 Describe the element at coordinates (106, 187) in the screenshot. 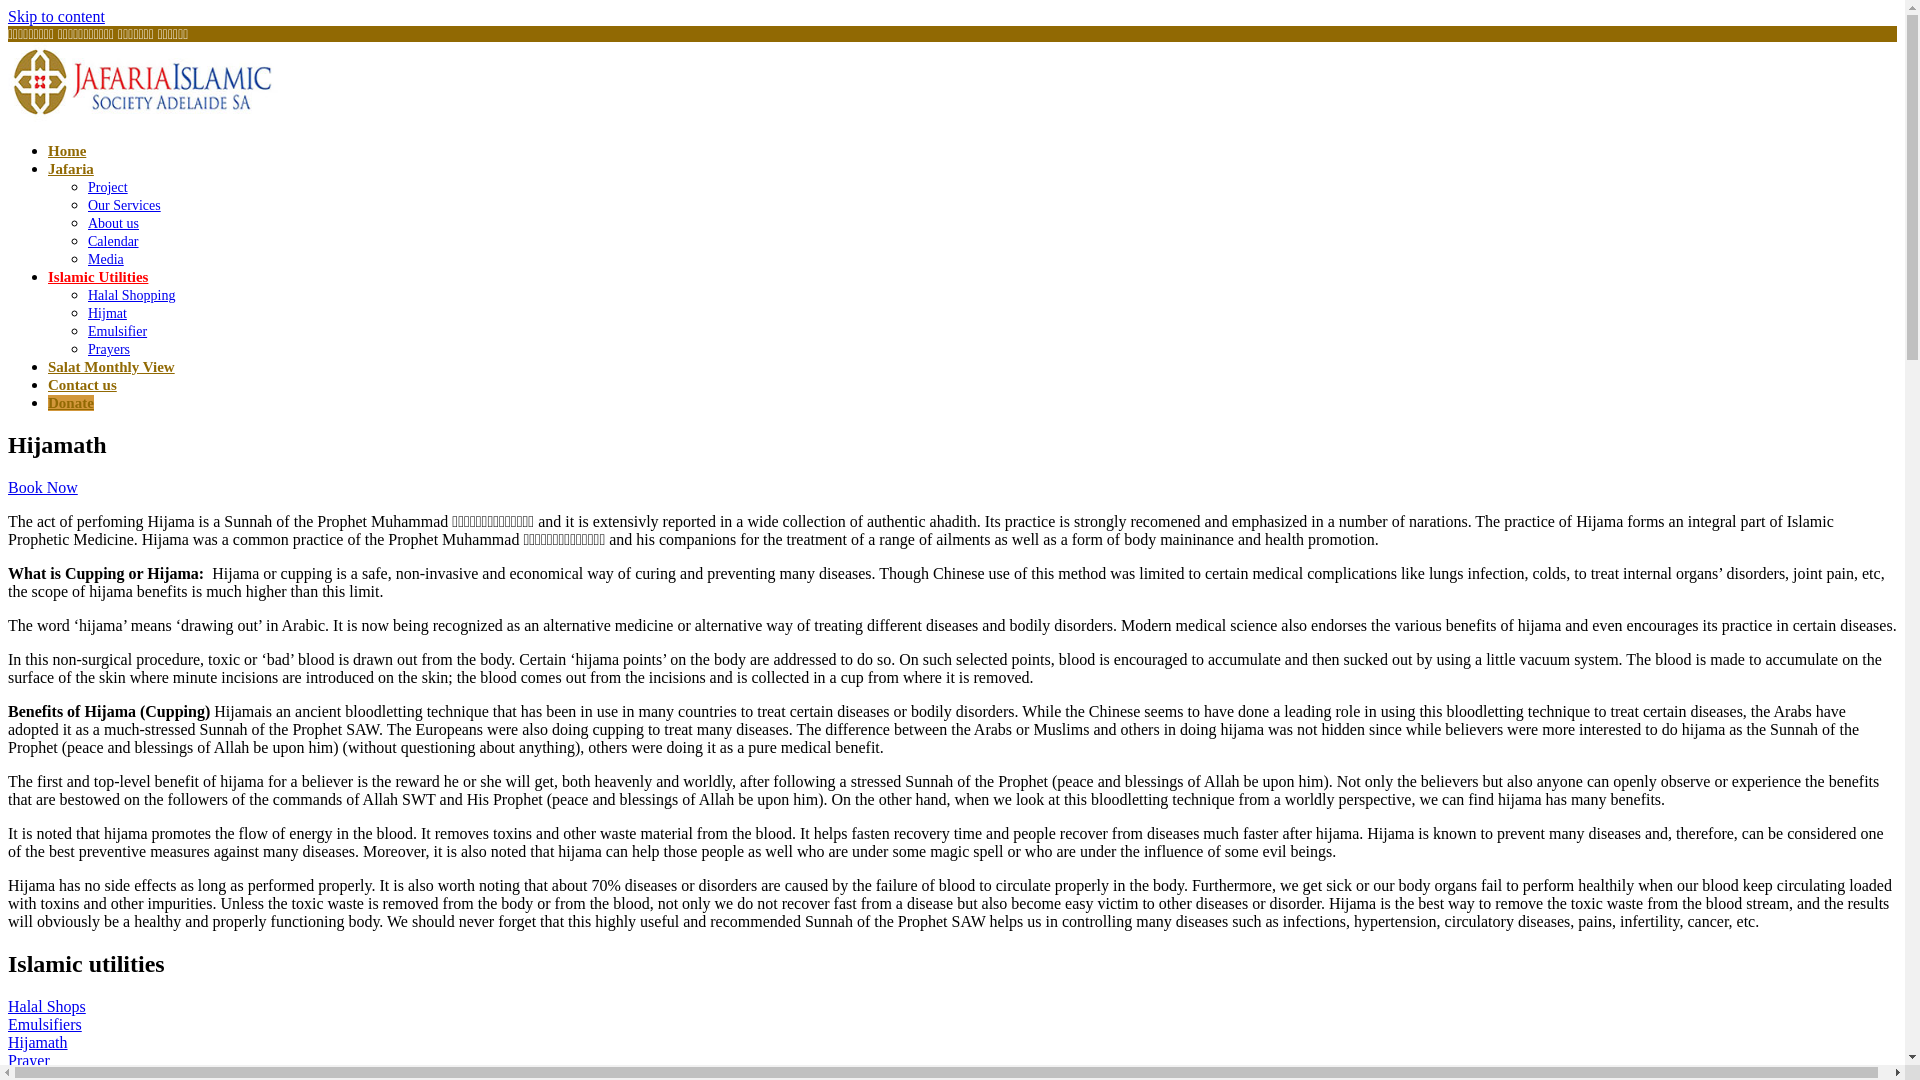

I see `'Project'` at that location.